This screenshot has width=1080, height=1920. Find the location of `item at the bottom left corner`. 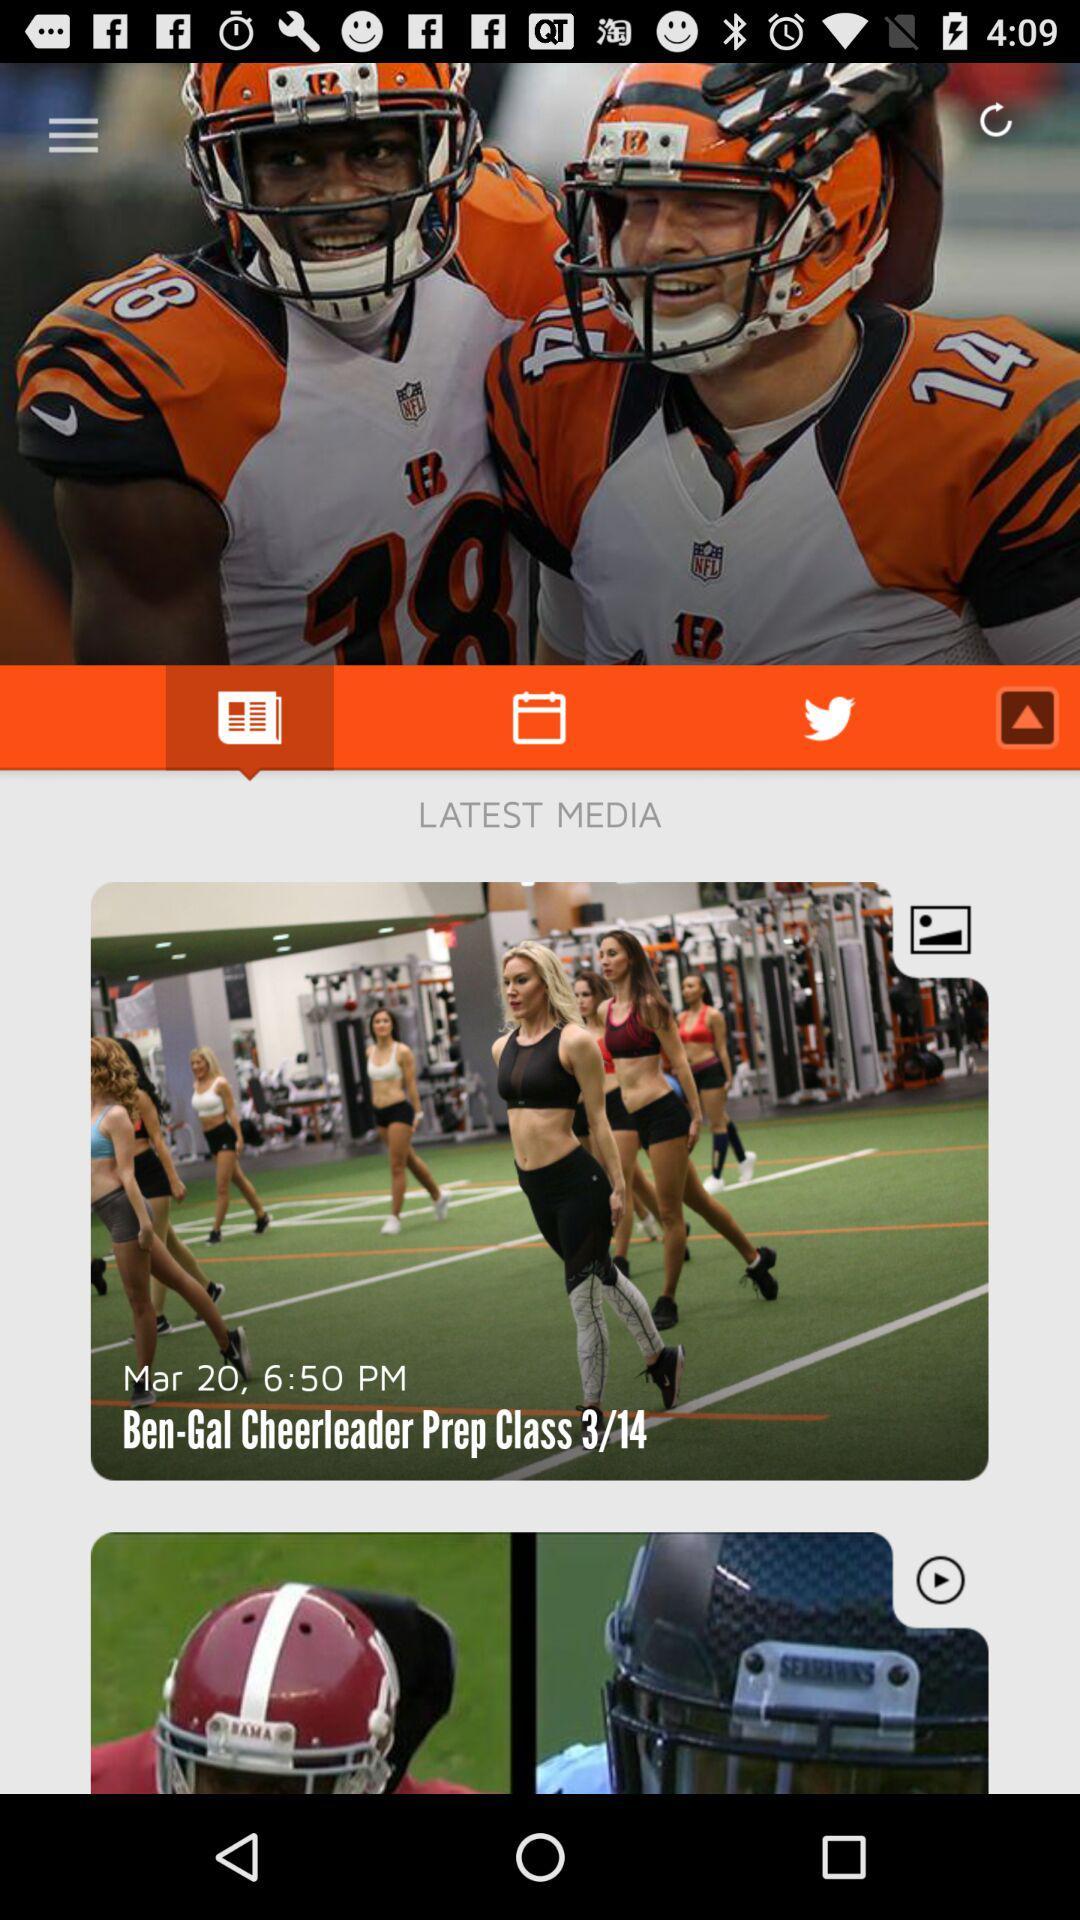

item at the bottom left corner is located at coordinates (264, 1375).